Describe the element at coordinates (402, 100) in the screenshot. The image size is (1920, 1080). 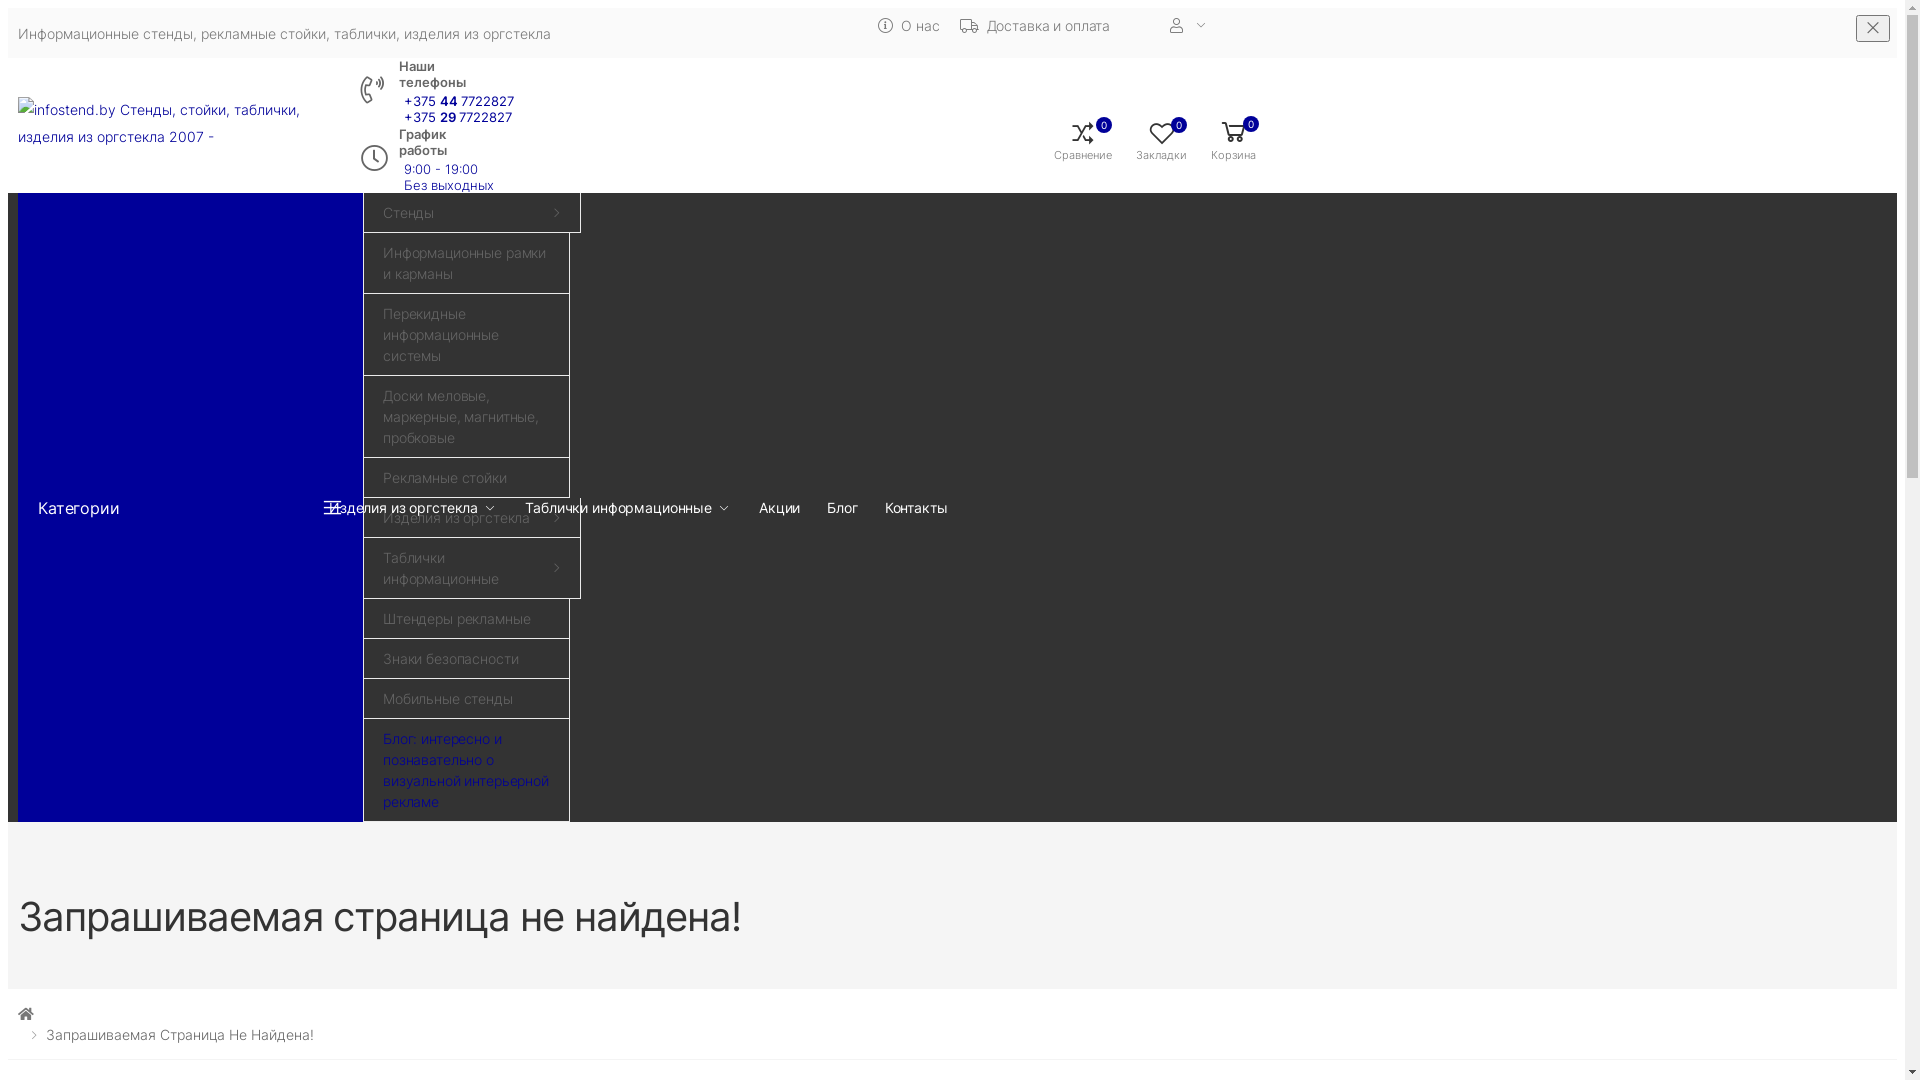
I see `'+375 44 7722827'` at that location.